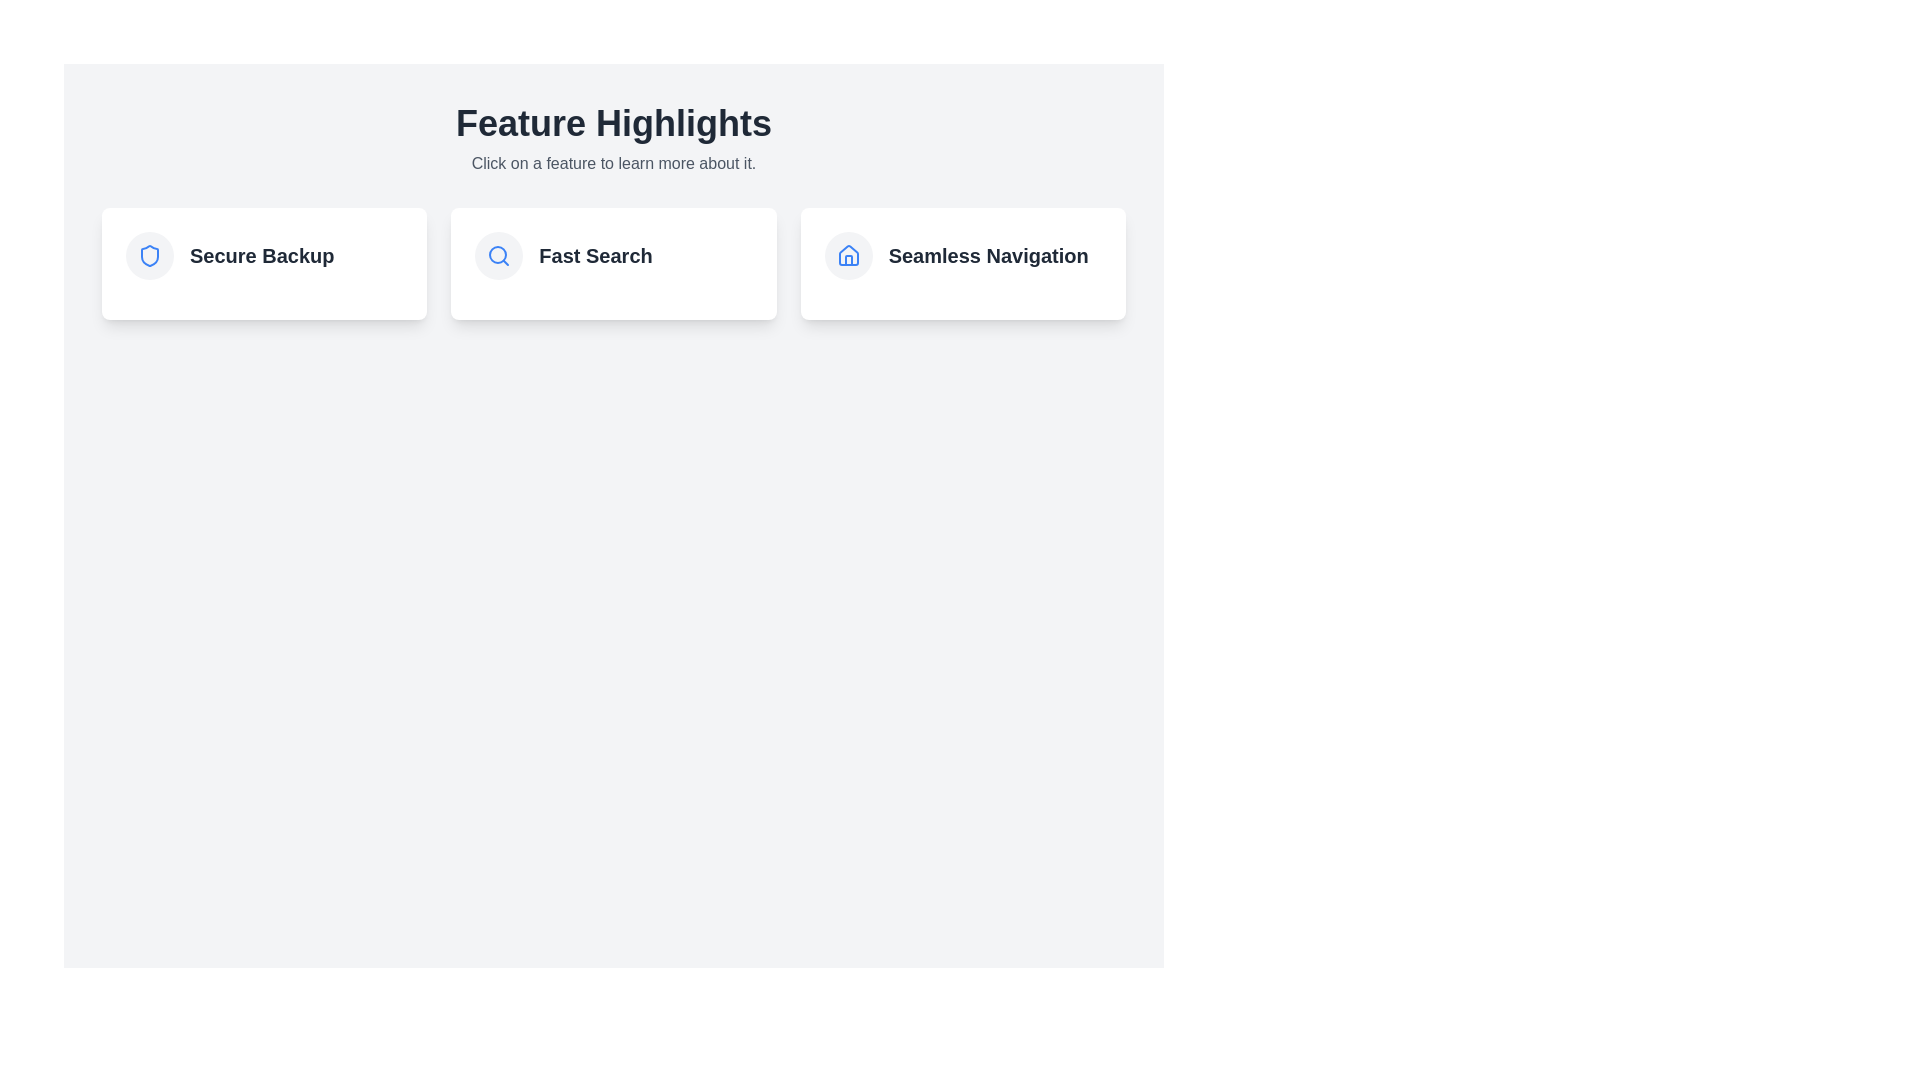 The image size is (1920, 1080). What do you see at coordinates (148, 254) in the screenshot?
I see `the security feature icon located on the leftmost card titled 'Secure Backup' in the 'Feature Highlights' section, which is centered inside a circular area with a gray background` at bounding box center [148, 254].